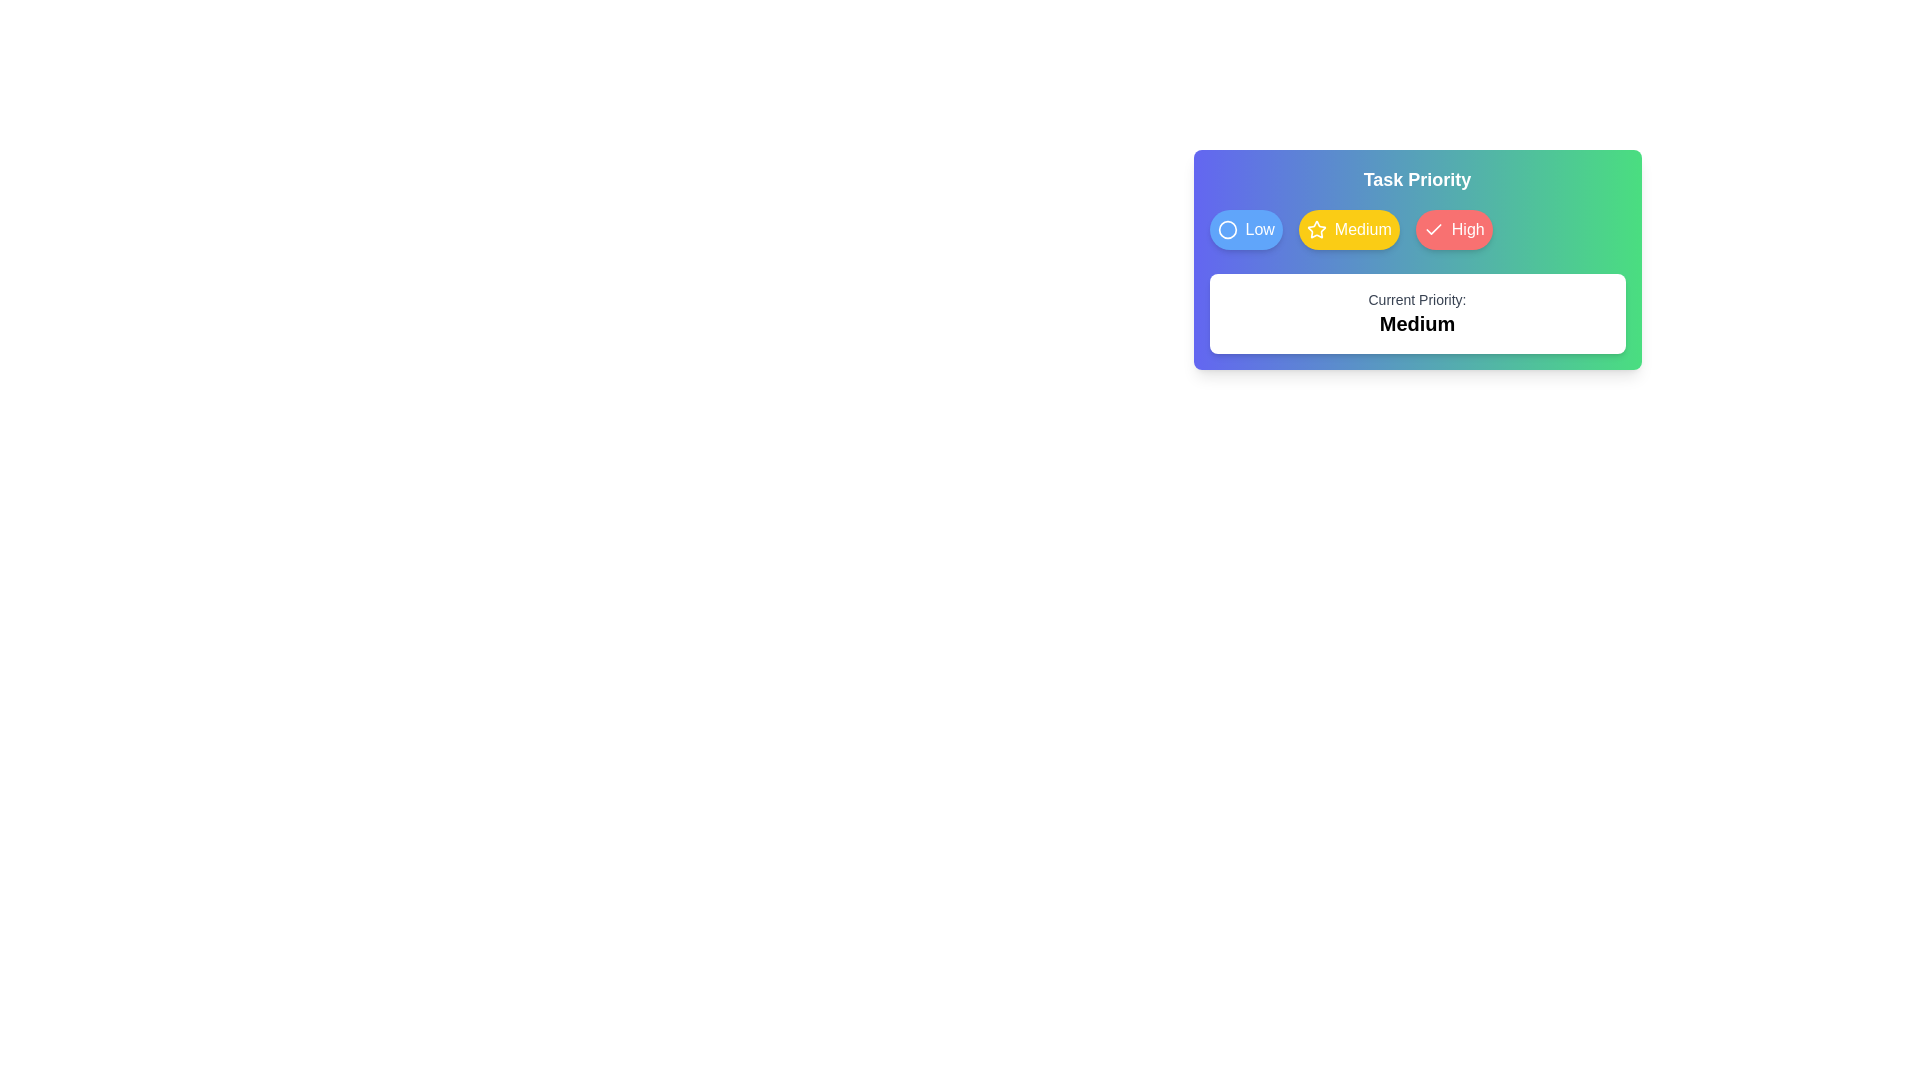  Describe the element at coordinates (1432, 228) in the screenshot. I see `checkmark icon confirming the selection of an item, which is positioned after the 'Medium Priority' button` at that location.